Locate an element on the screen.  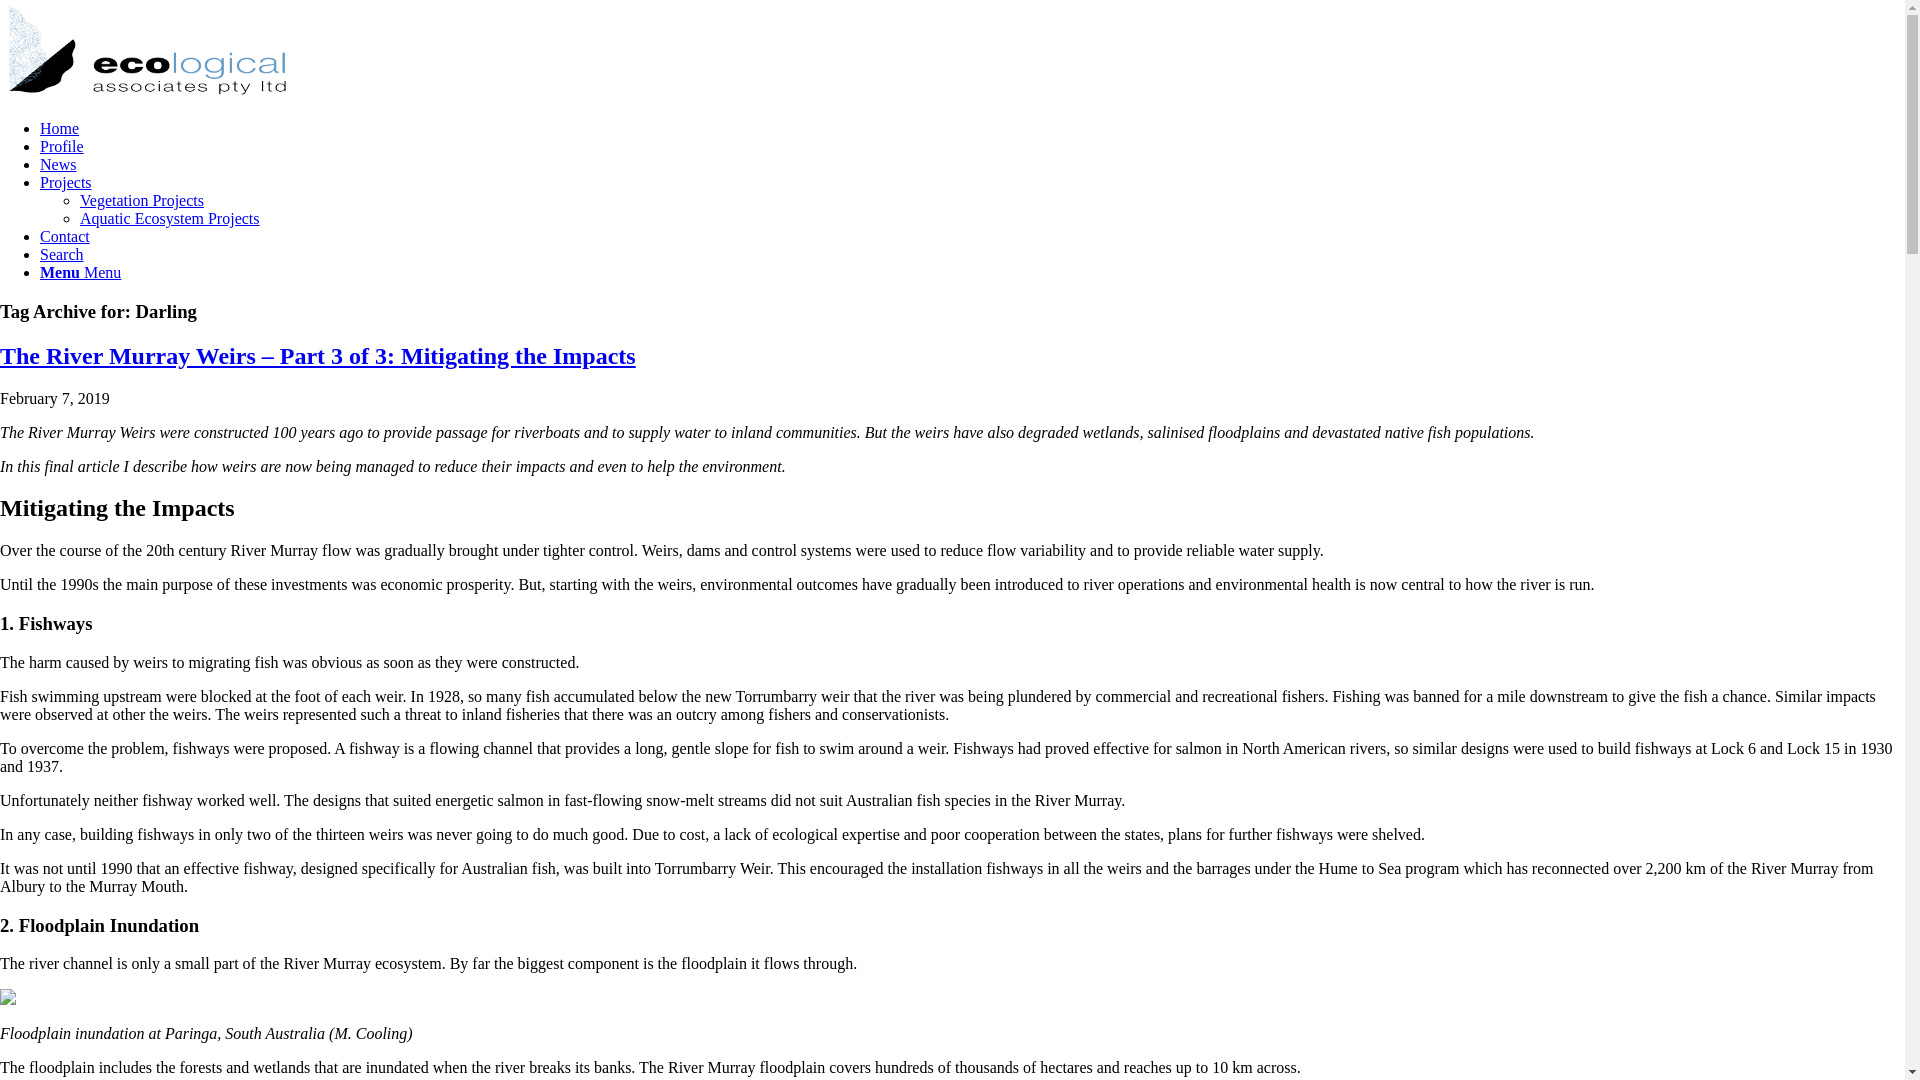
'Contact' is located at coordinates (65, 235).